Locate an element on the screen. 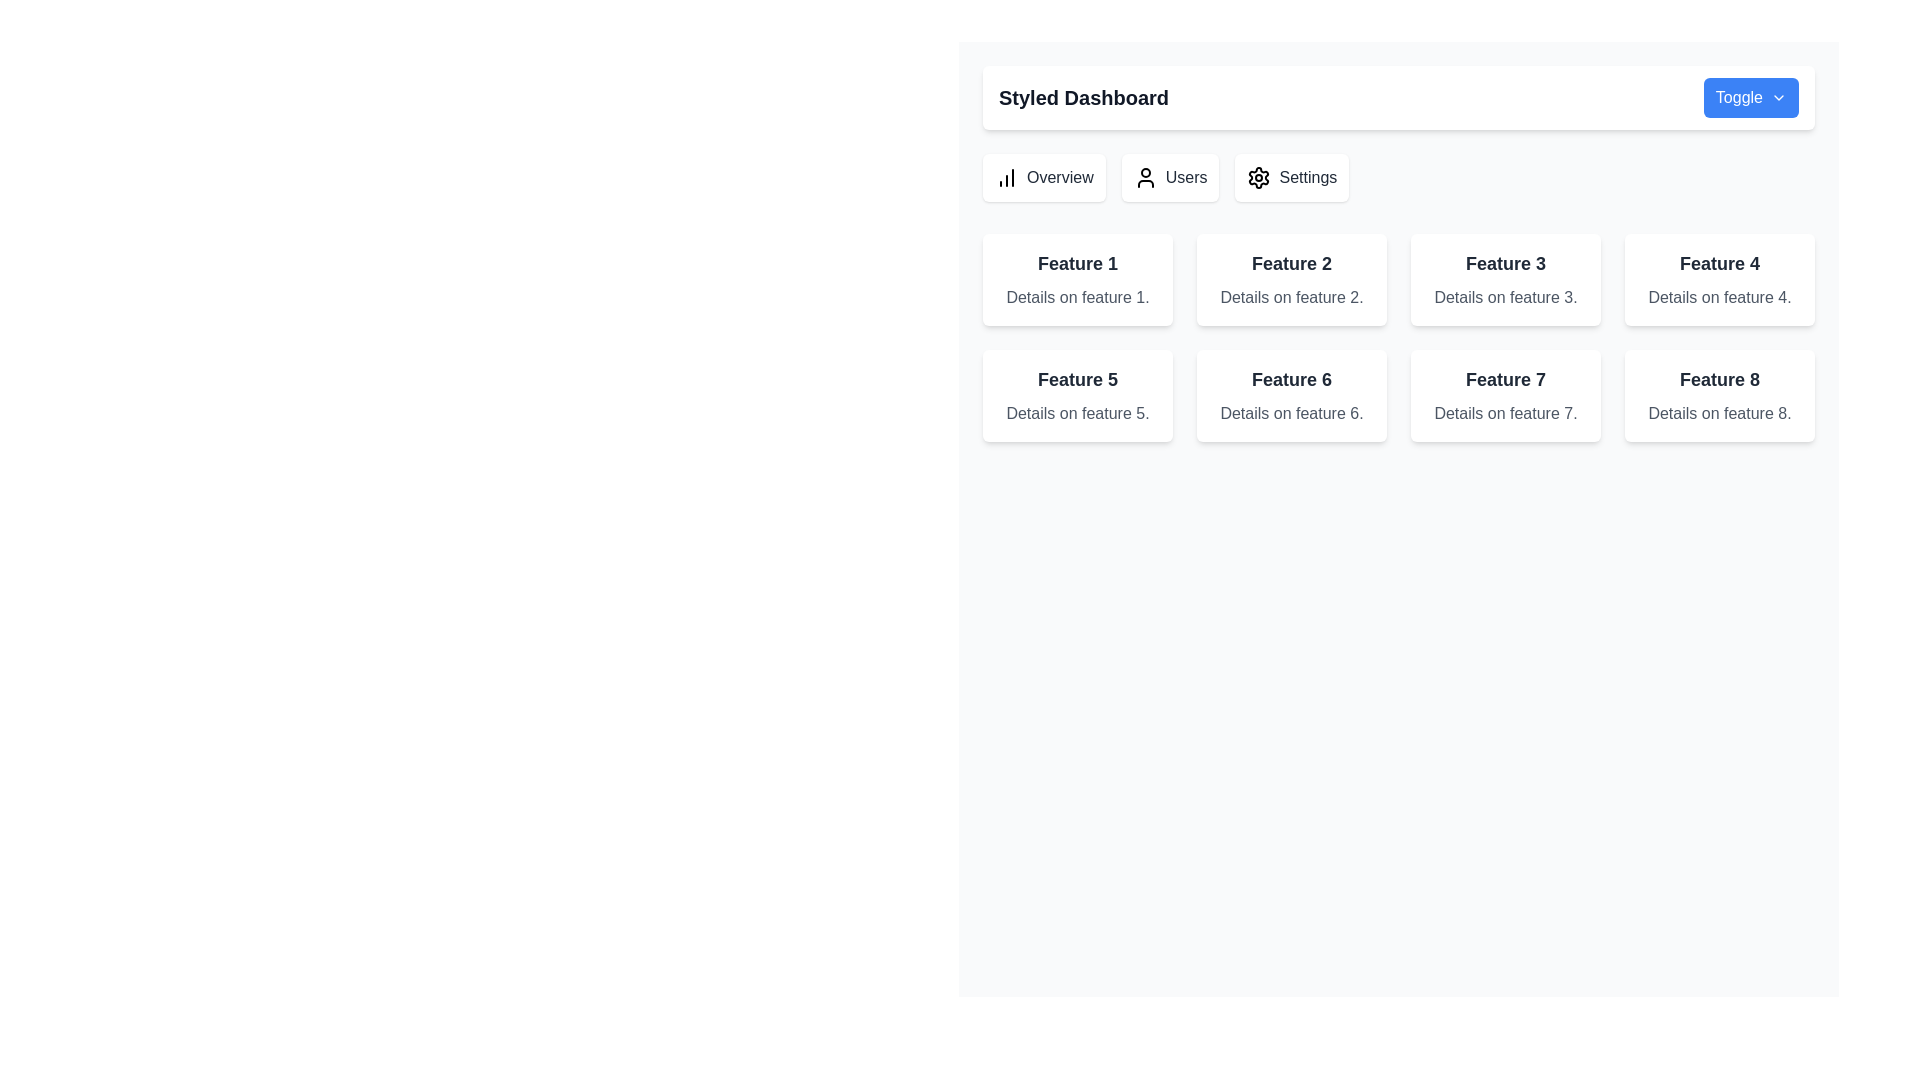 This screenshot has height=1080, width=1920. the 'Users' text label, which is styled in dark gray and located in the top bar of the interface, next to a user icon and followed by the 'Settings' label is located at coordinates (1186, 176).